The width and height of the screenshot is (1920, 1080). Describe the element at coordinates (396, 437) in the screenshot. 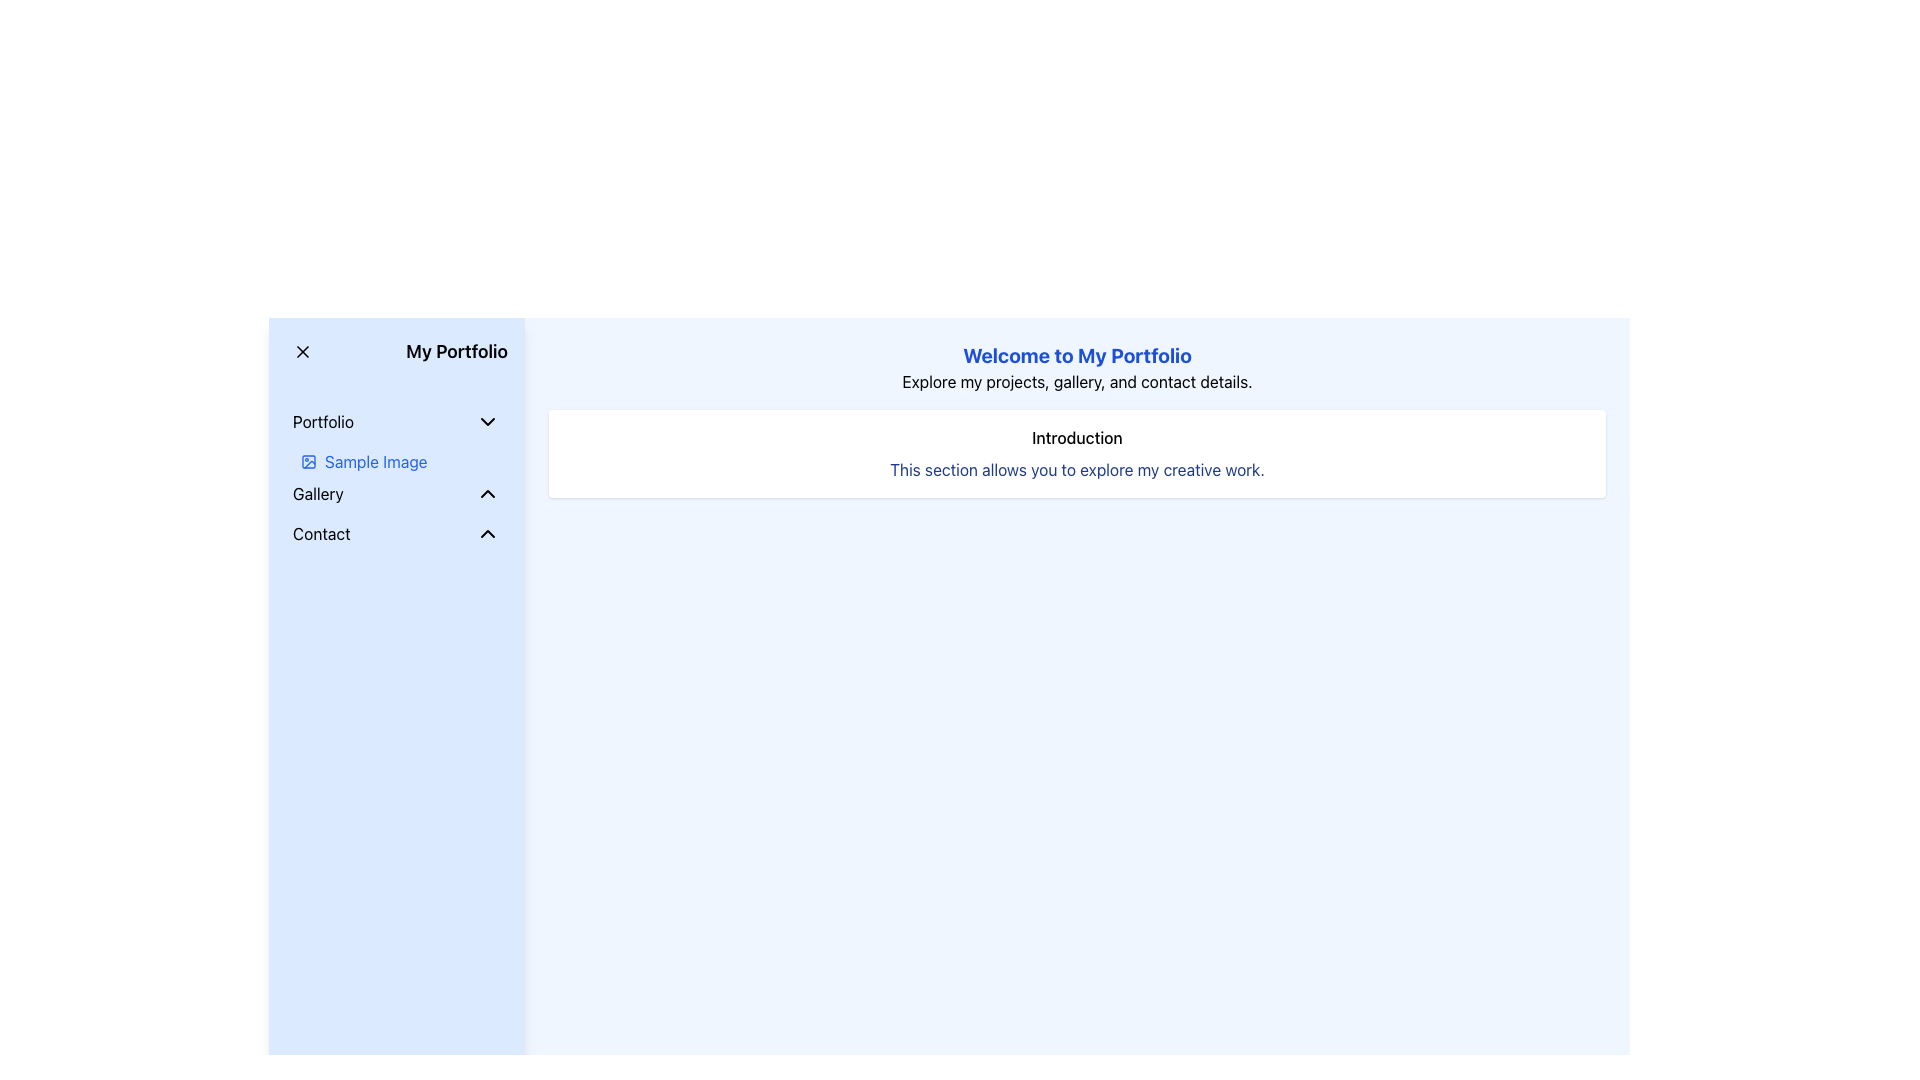

I see `the 'Sample Image' link in the navigation panel under the 'Portfolio' menu` at that location.